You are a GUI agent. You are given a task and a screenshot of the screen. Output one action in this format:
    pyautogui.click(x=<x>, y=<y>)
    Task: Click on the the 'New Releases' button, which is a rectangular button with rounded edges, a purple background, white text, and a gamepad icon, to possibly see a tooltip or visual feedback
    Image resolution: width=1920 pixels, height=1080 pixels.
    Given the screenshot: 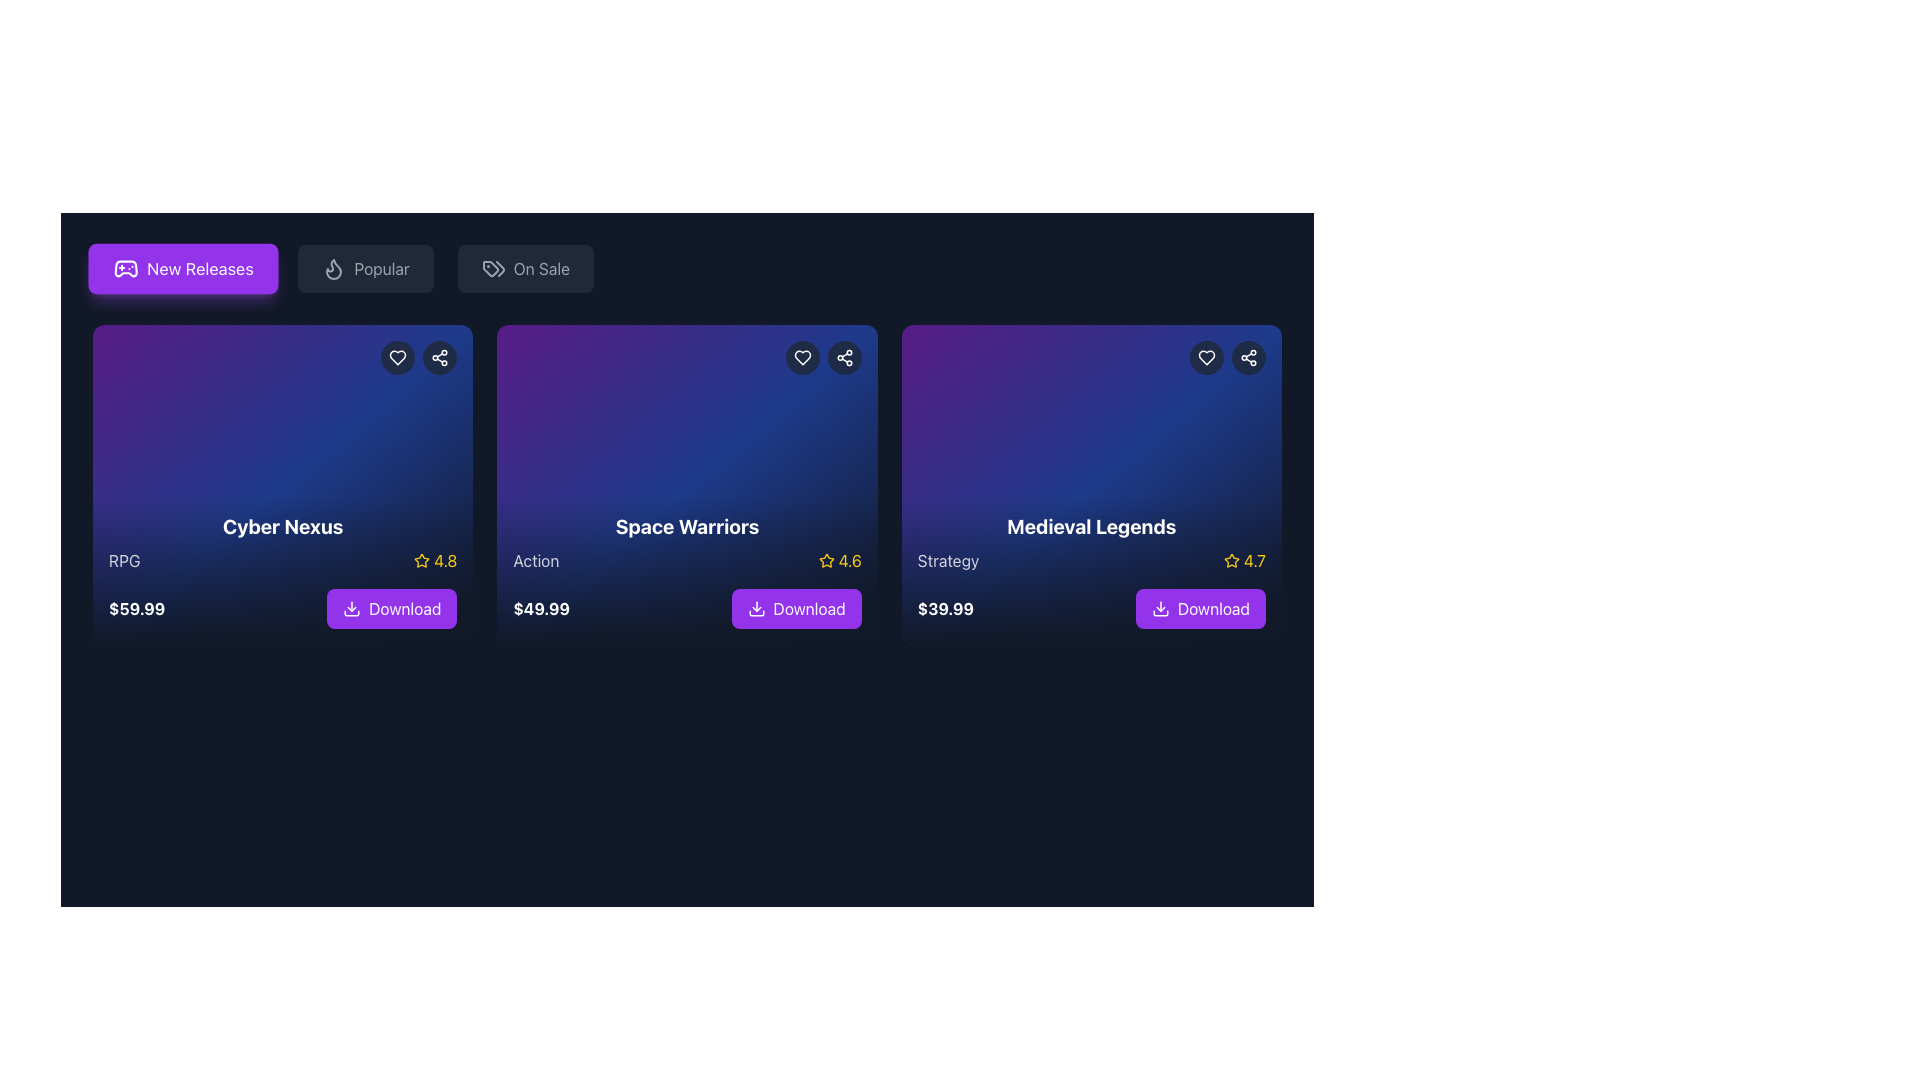 What is the action you would take?
    pyautogui.click(x=183, y=268)
    